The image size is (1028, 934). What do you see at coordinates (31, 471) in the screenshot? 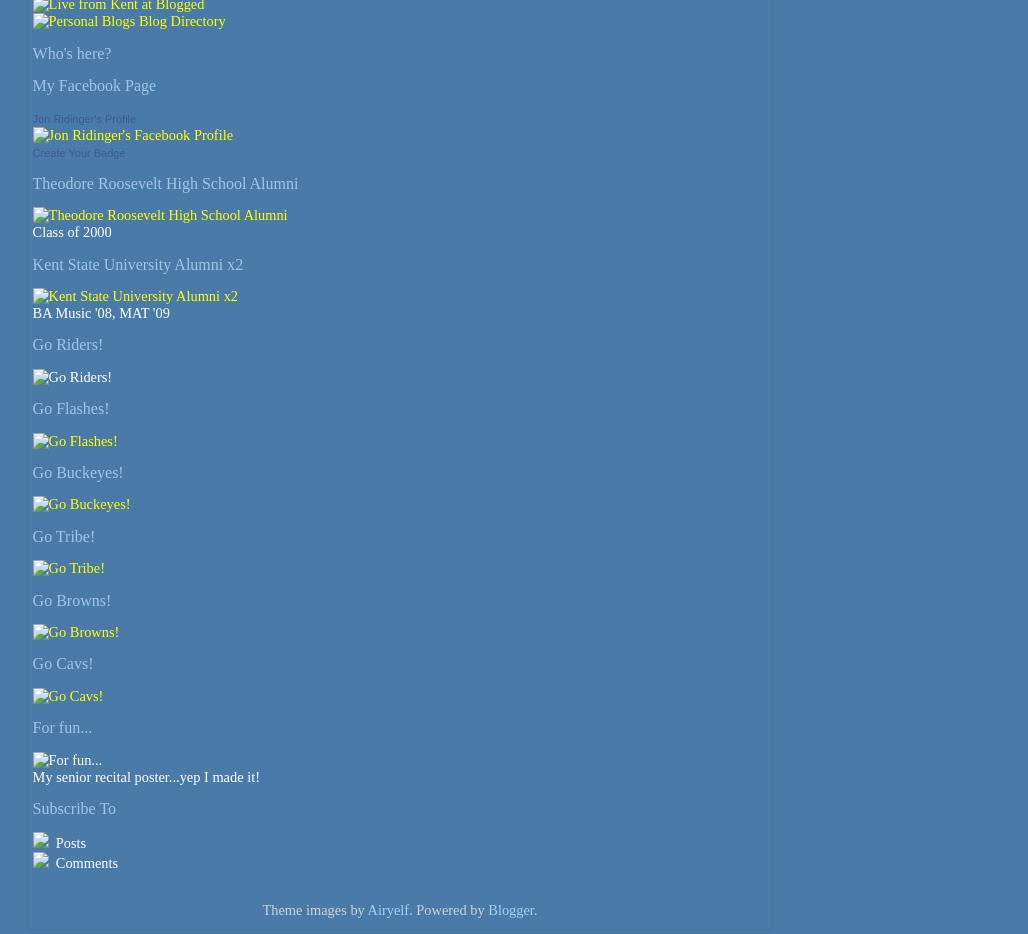
I see `'Go Buckeyes!'` at bounding box center [31, 471].